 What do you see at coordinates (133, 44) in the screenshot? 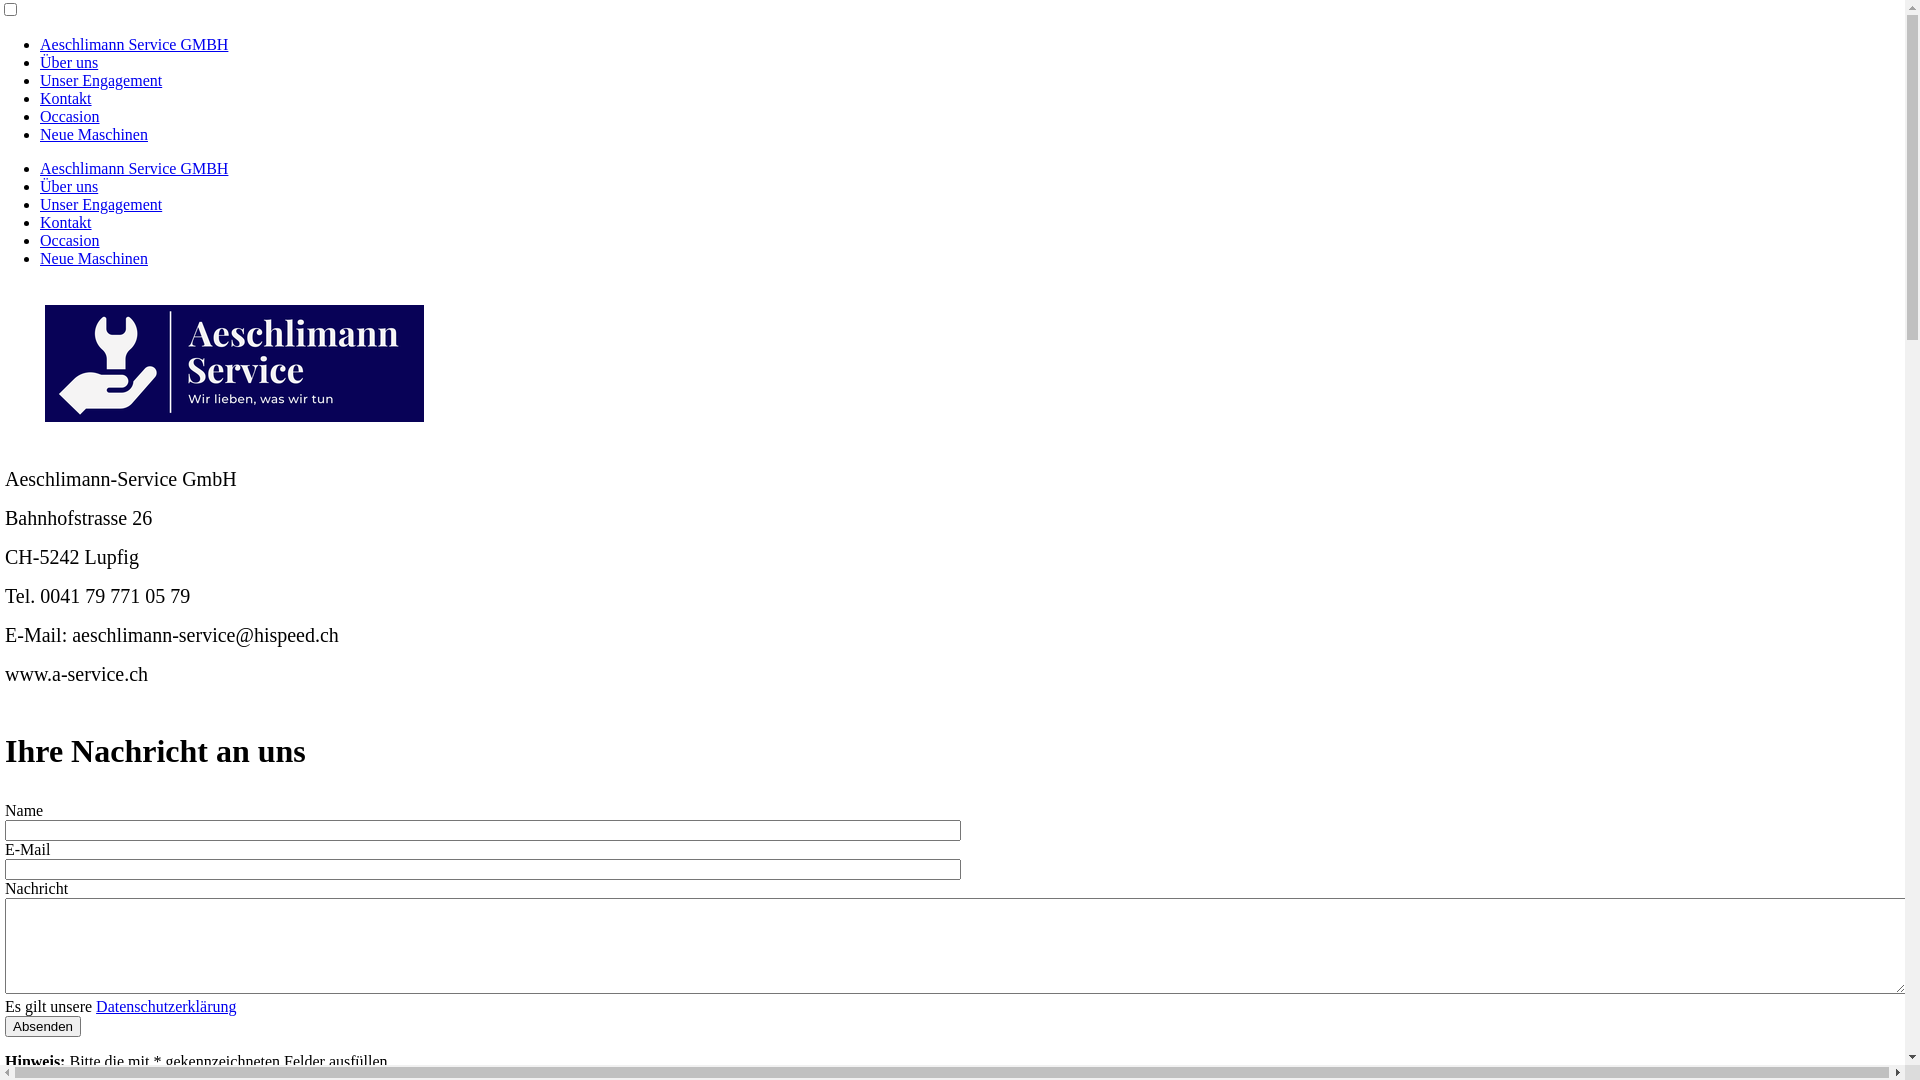
I see `'Aeschlimann Service GMBH'` at bounding box center [133, 44].